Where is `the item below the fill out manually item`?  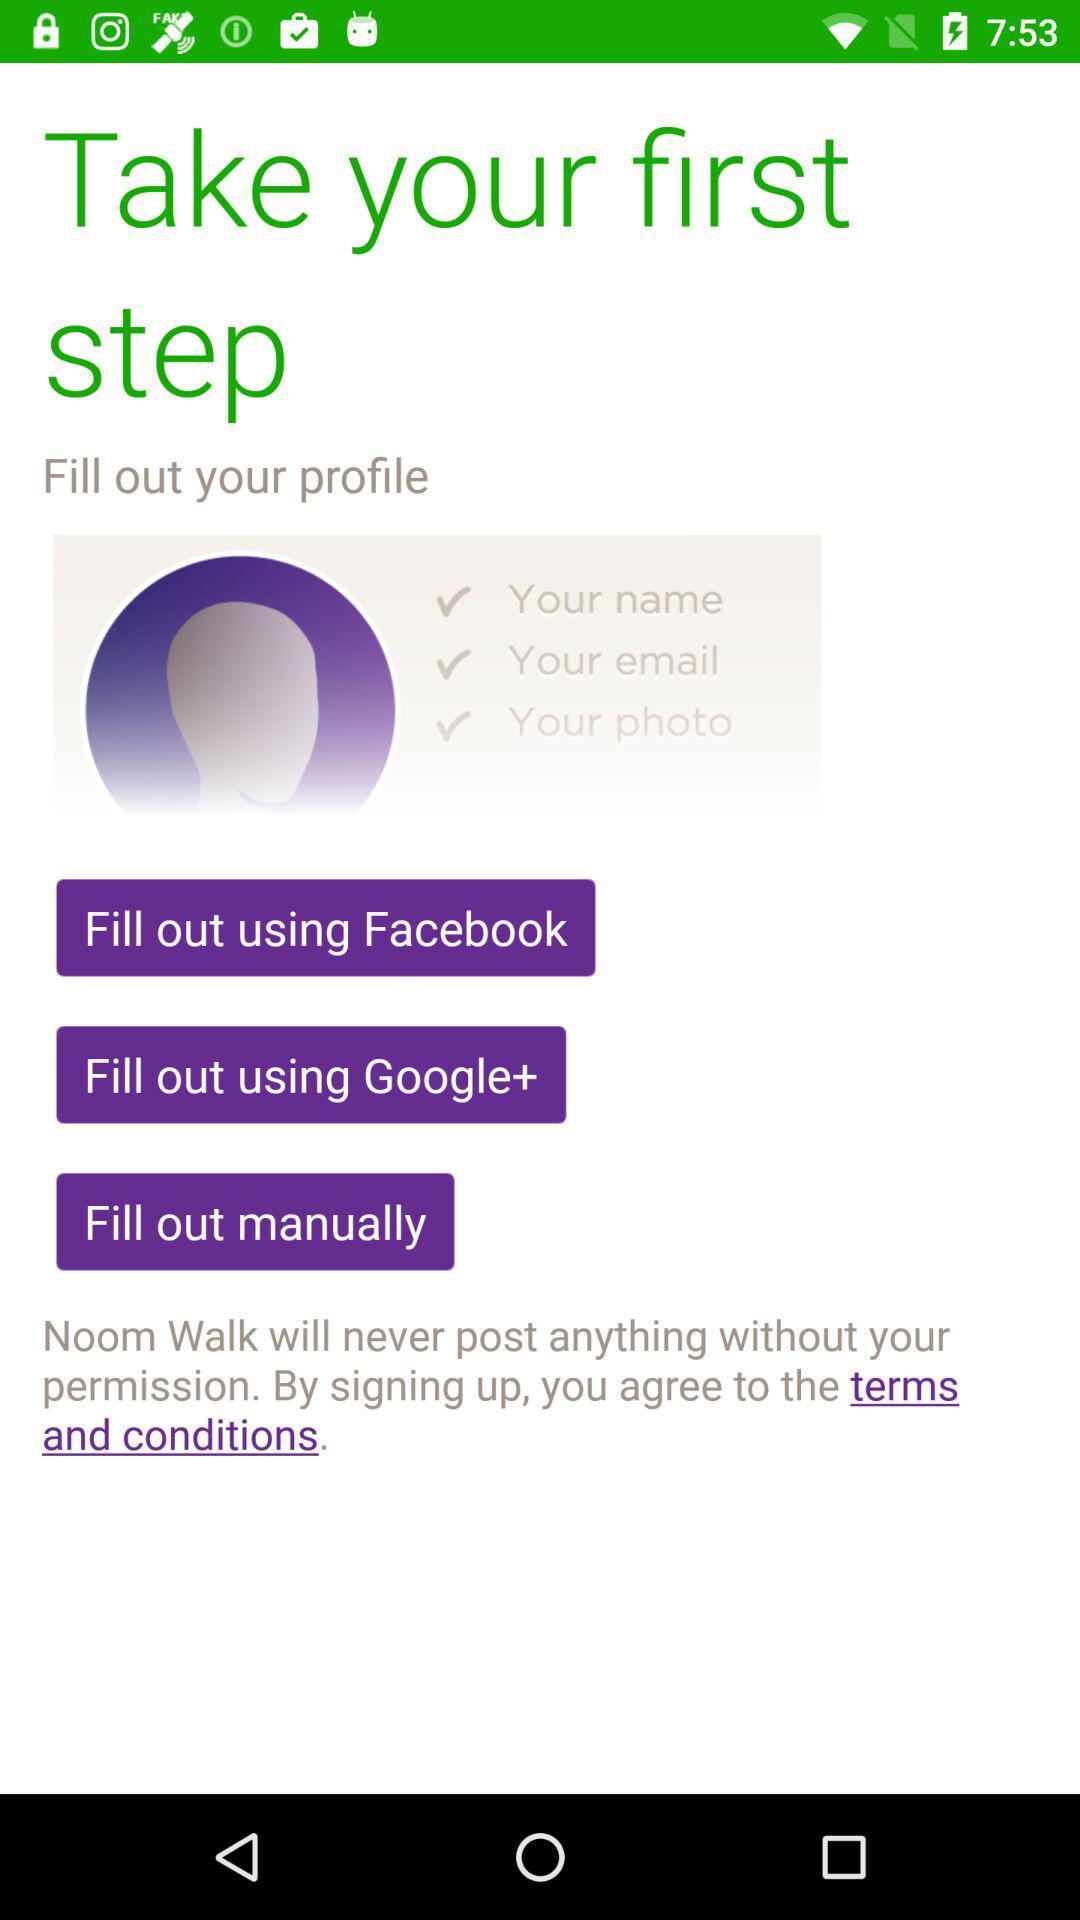 the item below the fill out manually item is located at coordinates (540, 1382).